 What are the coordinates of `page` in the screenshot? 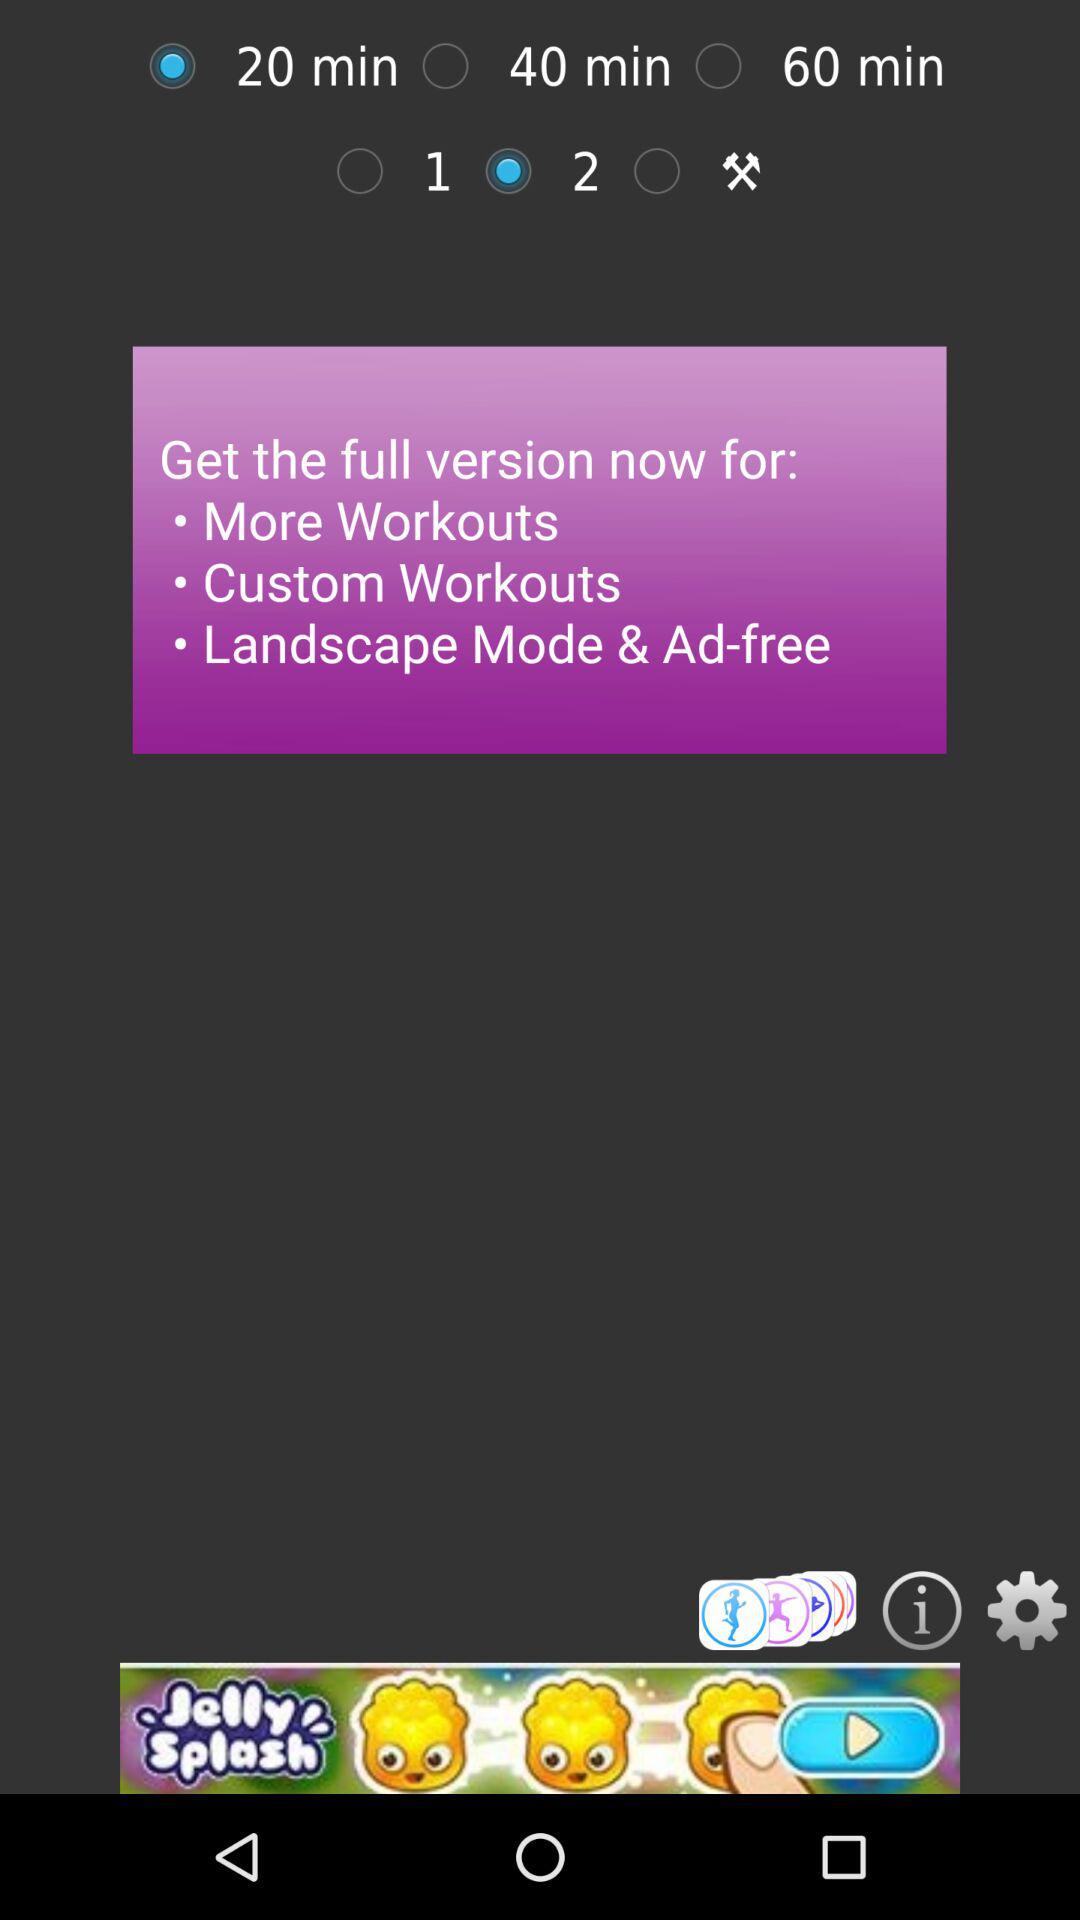 It's located at (667, 171).